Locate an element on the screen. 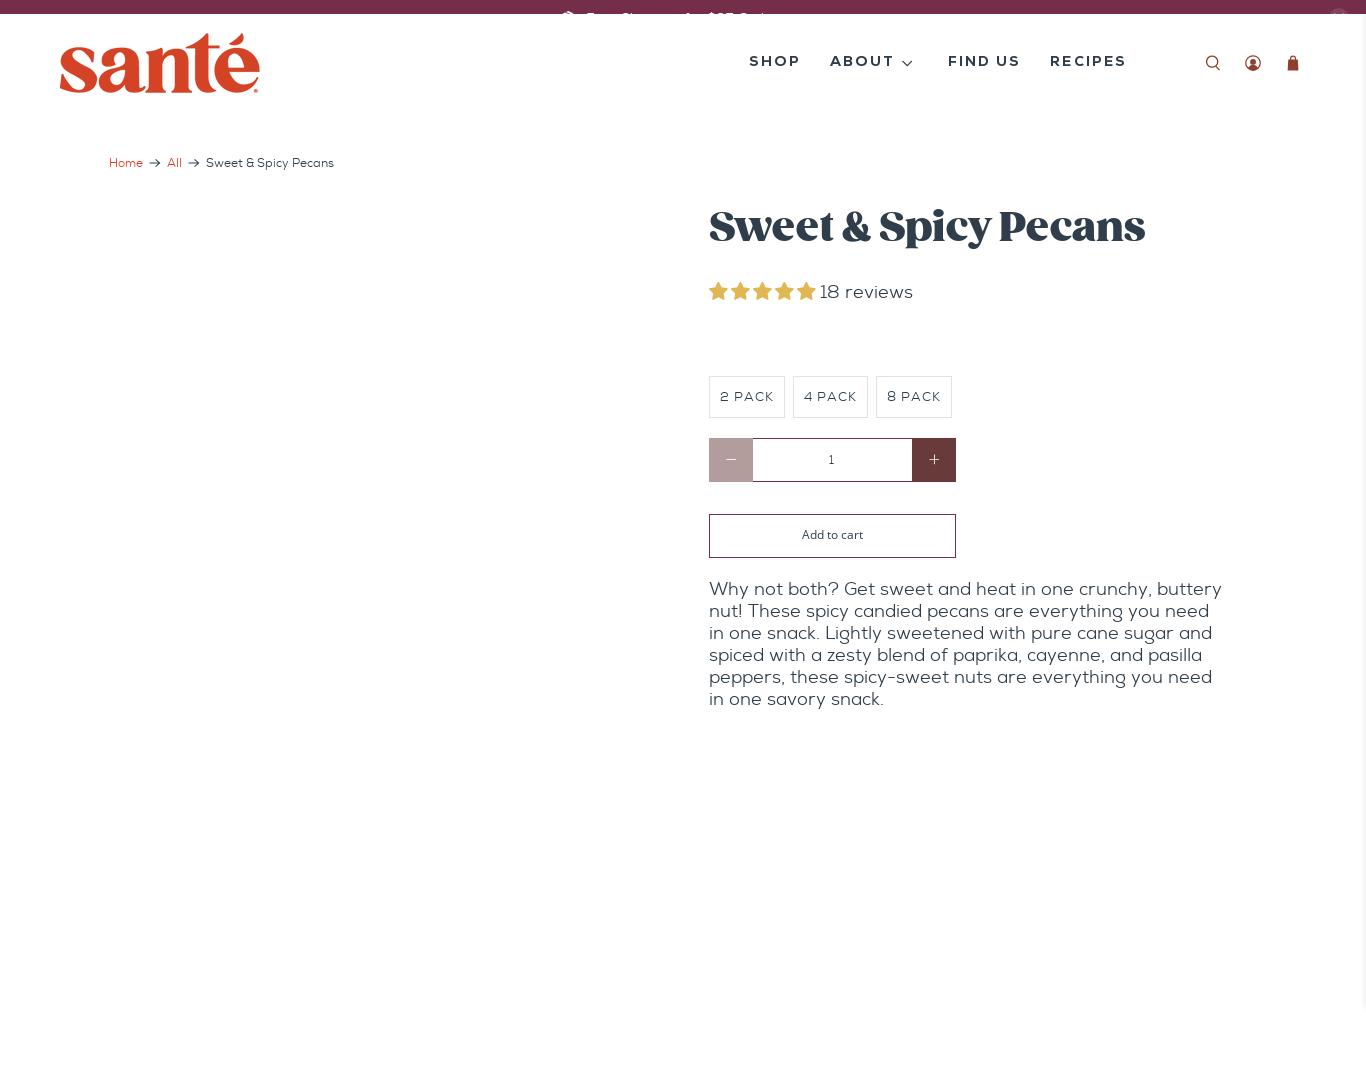 This screenshot has height=1070, width=1366. '18 reviews' is located at coordinates (865, 292).